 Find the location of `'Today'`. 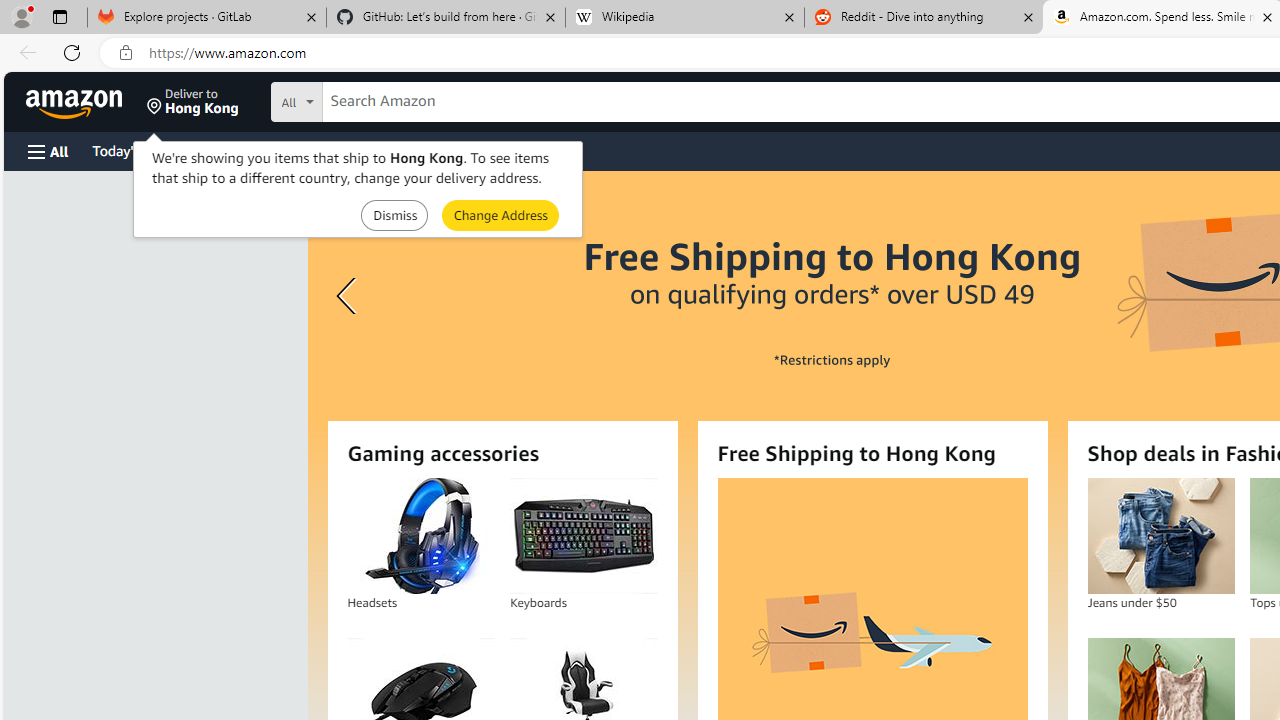

'Today' is located at coordinates (133, 149).